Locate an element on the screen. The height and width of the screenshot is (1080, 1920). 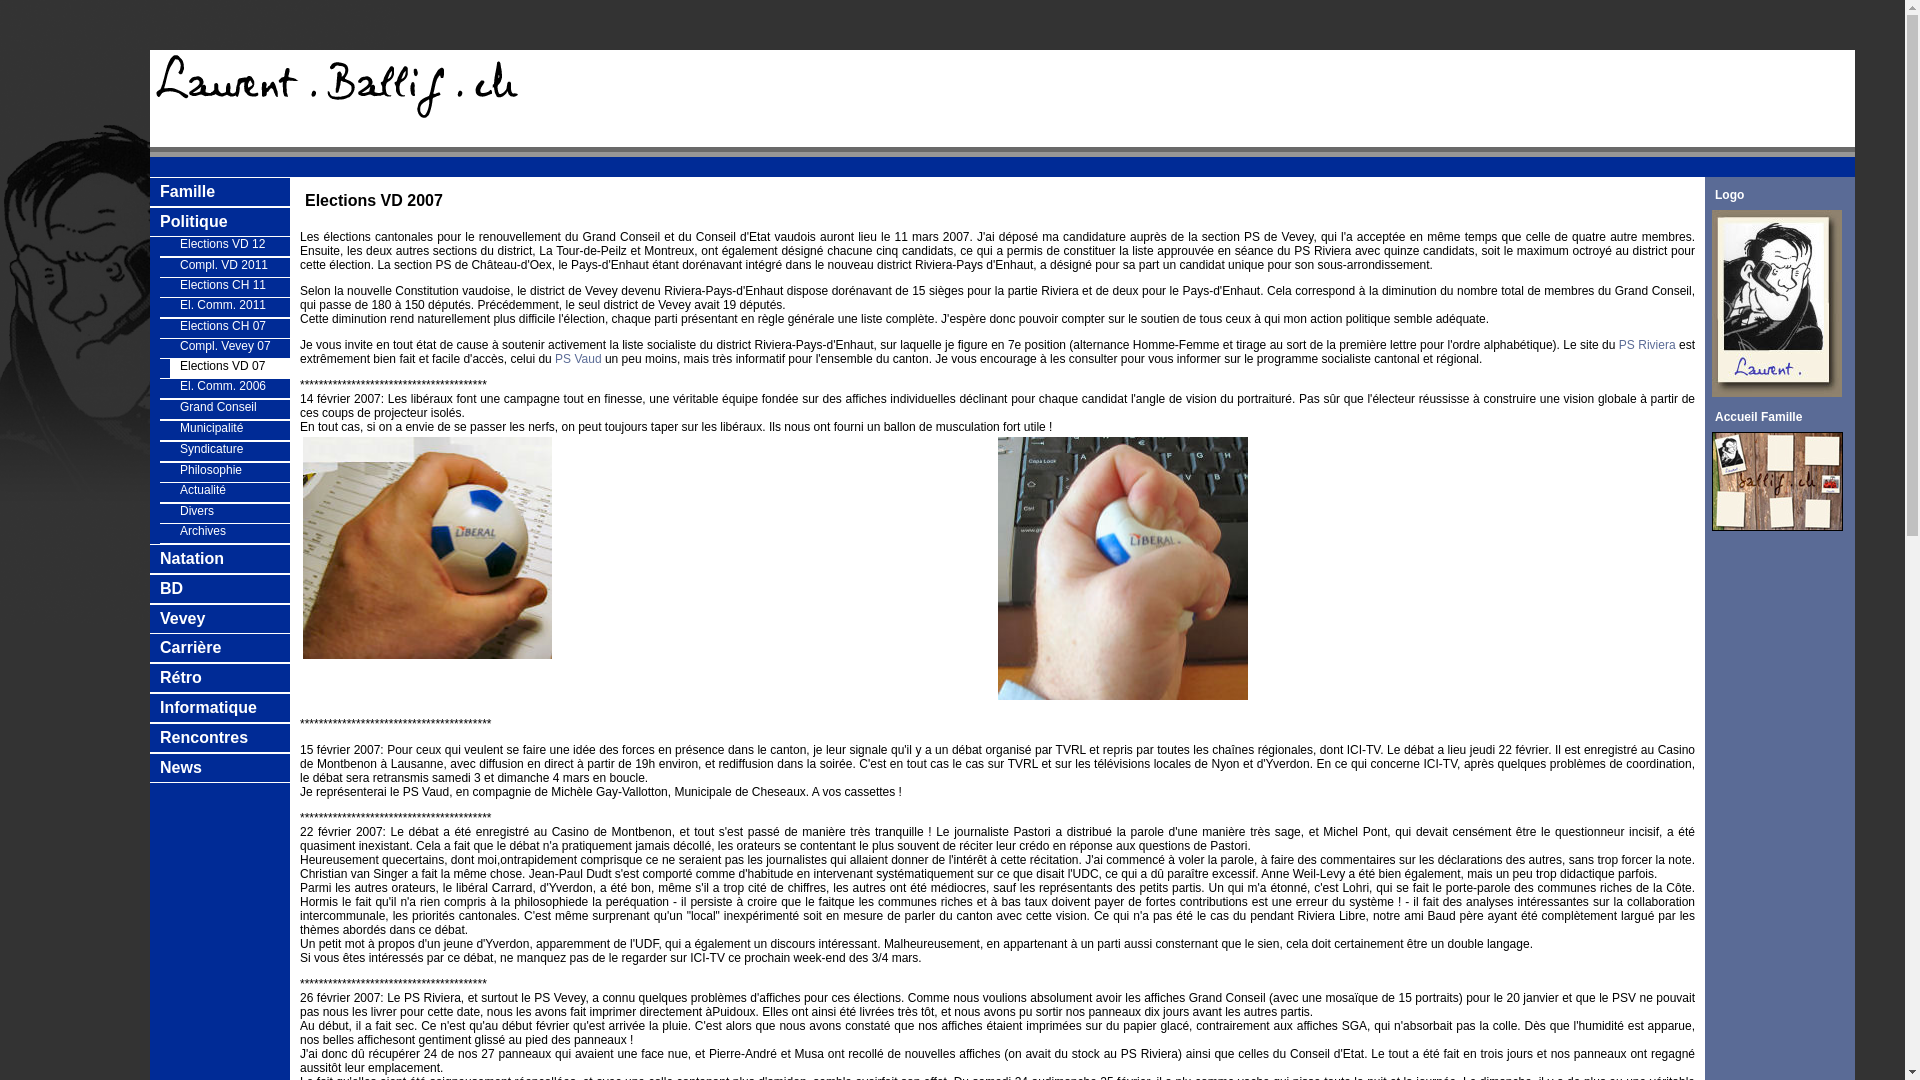
'Philosophie' is located at coordinates (230, 472).